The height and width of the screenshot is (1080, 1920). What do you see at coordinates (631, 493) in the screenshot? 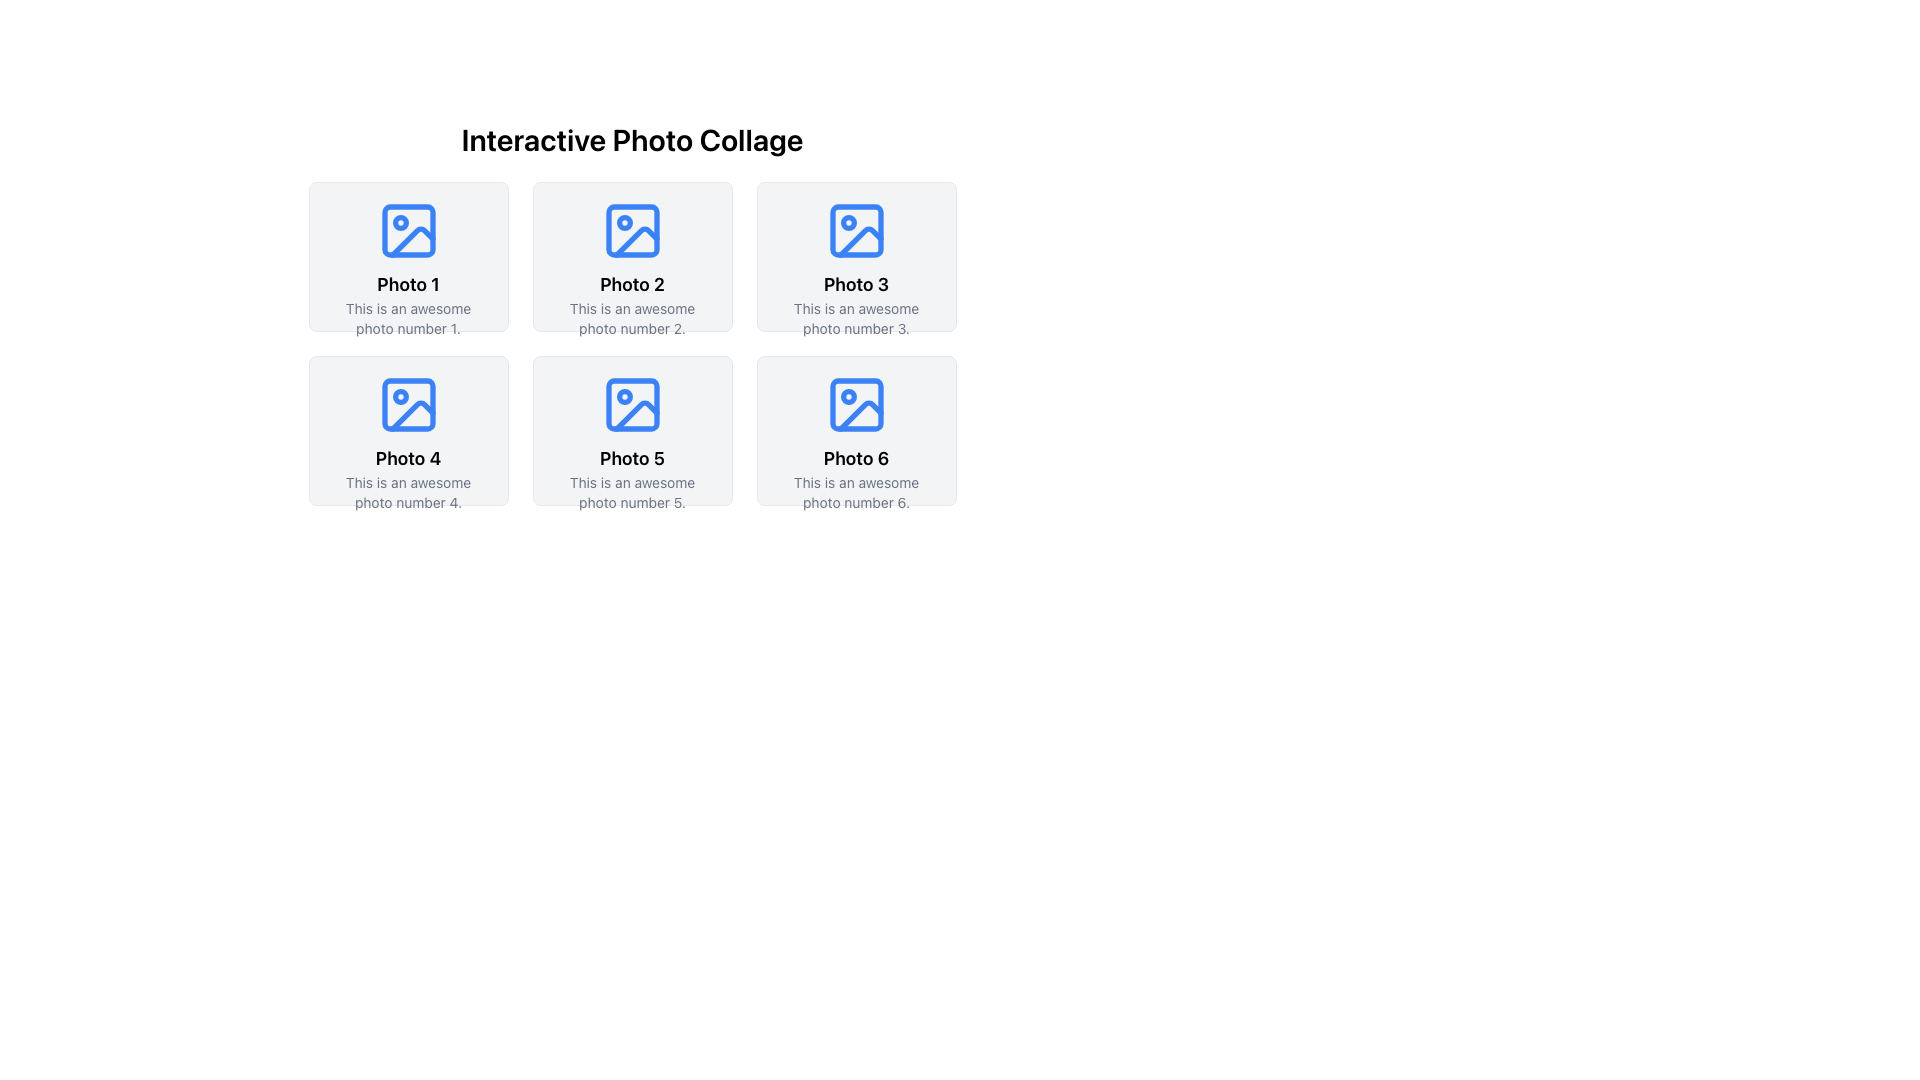
I see `text label that displays 'This is an awesome photo number 5.' located in the bottom portion of the fifth card labeled 'Photo 5' in the second row of the grid-based photo collage interface` at bounding box center [631, 493].